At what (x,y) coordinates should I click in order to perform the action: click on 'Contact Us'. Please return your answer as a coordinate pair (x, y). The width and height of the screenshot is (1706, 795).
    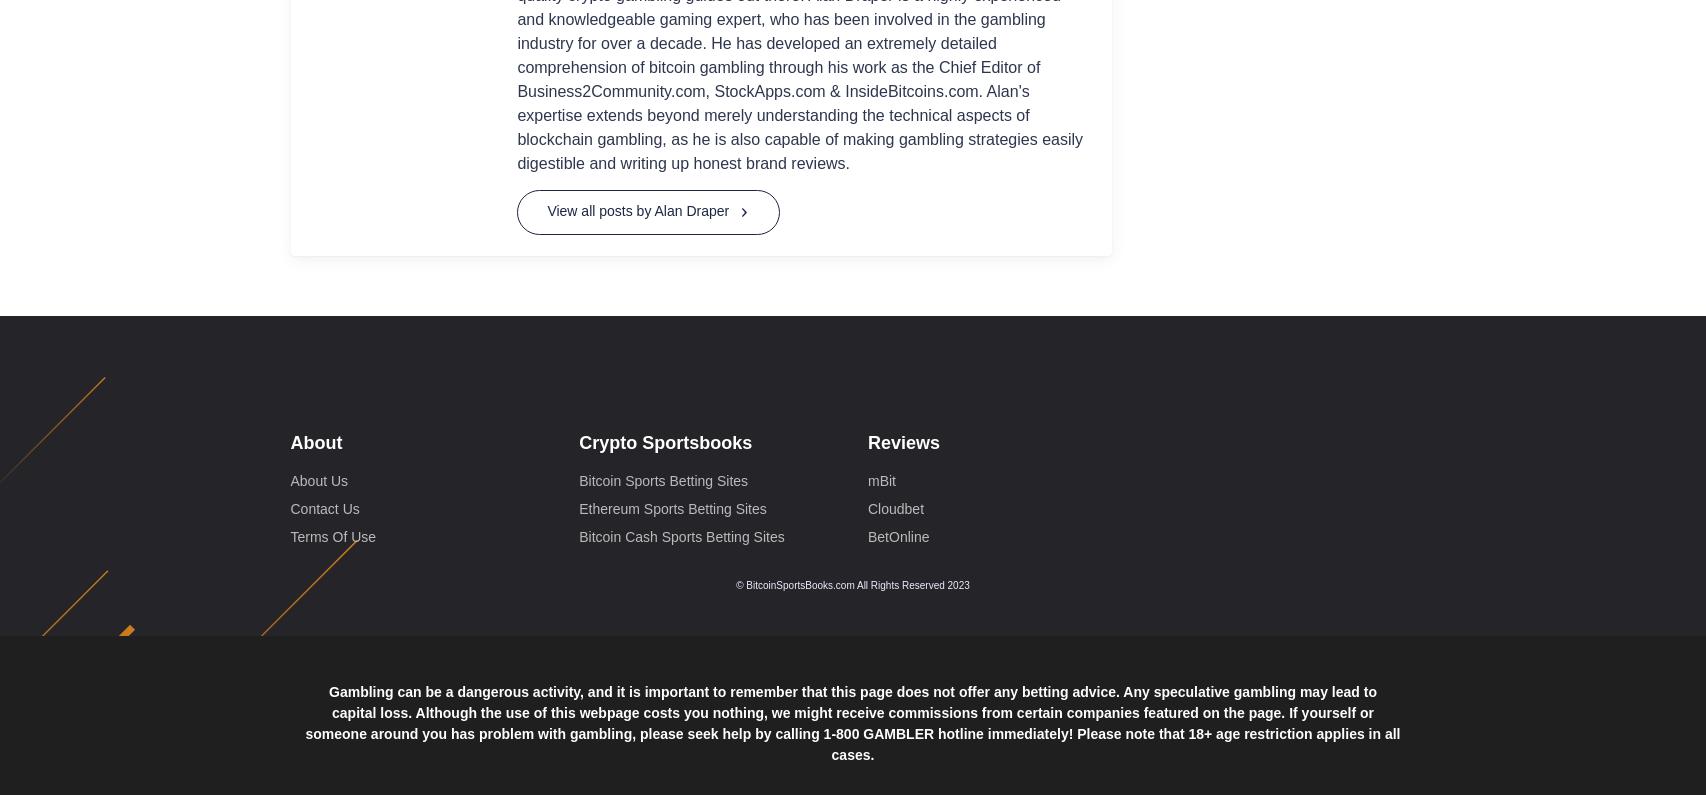
    Looking at the image, I should click on (290, 141).